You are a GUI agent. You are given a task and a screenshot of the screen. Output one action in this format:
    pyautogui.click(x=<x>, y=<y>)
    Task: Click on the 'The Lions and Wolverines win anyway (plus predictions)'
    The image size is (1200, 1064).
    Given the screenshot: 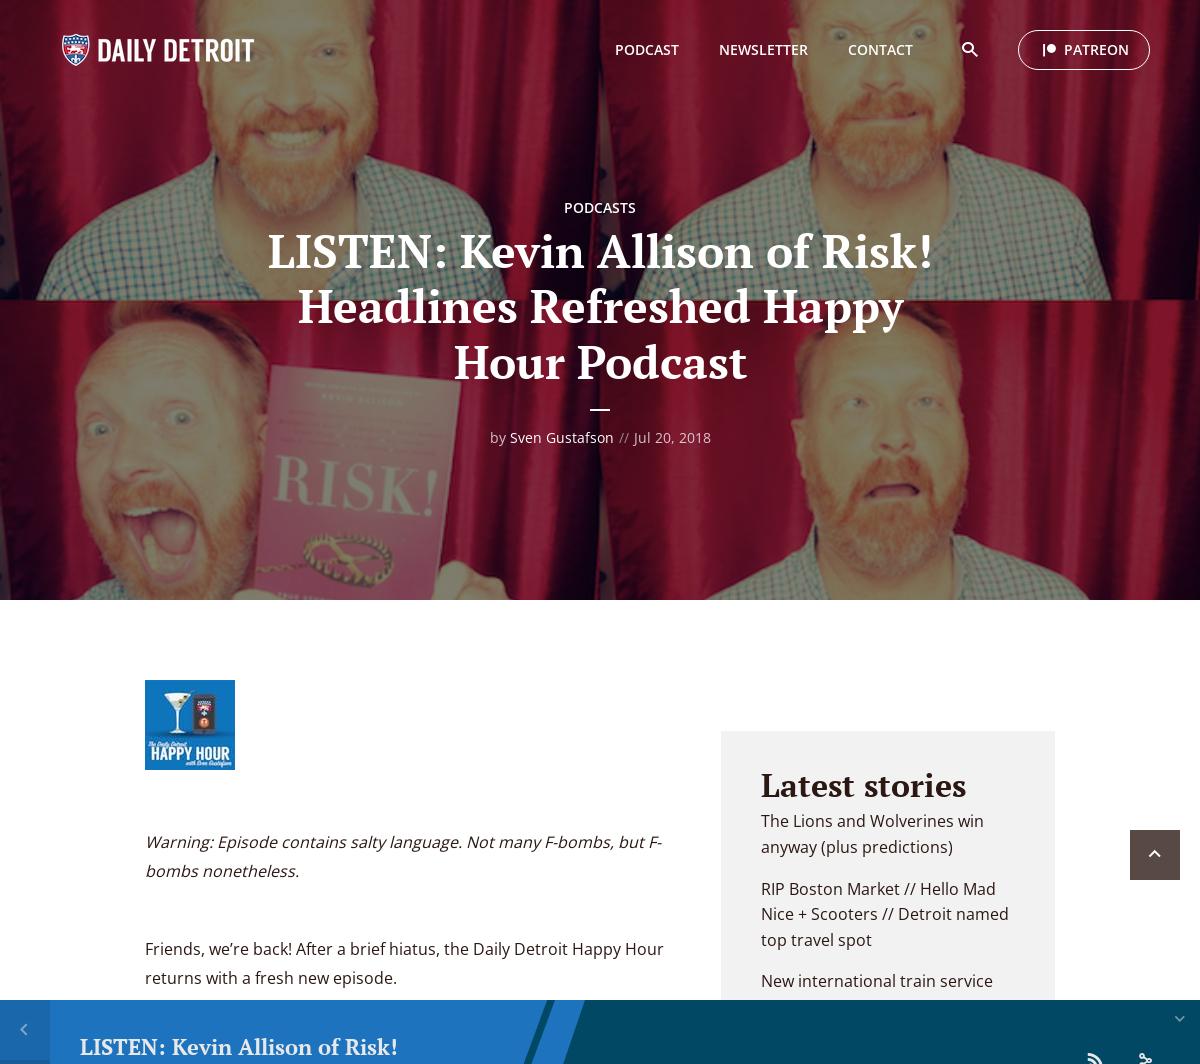 What is the action you would take?
    pyautogui.click(x=871, y=833)
    